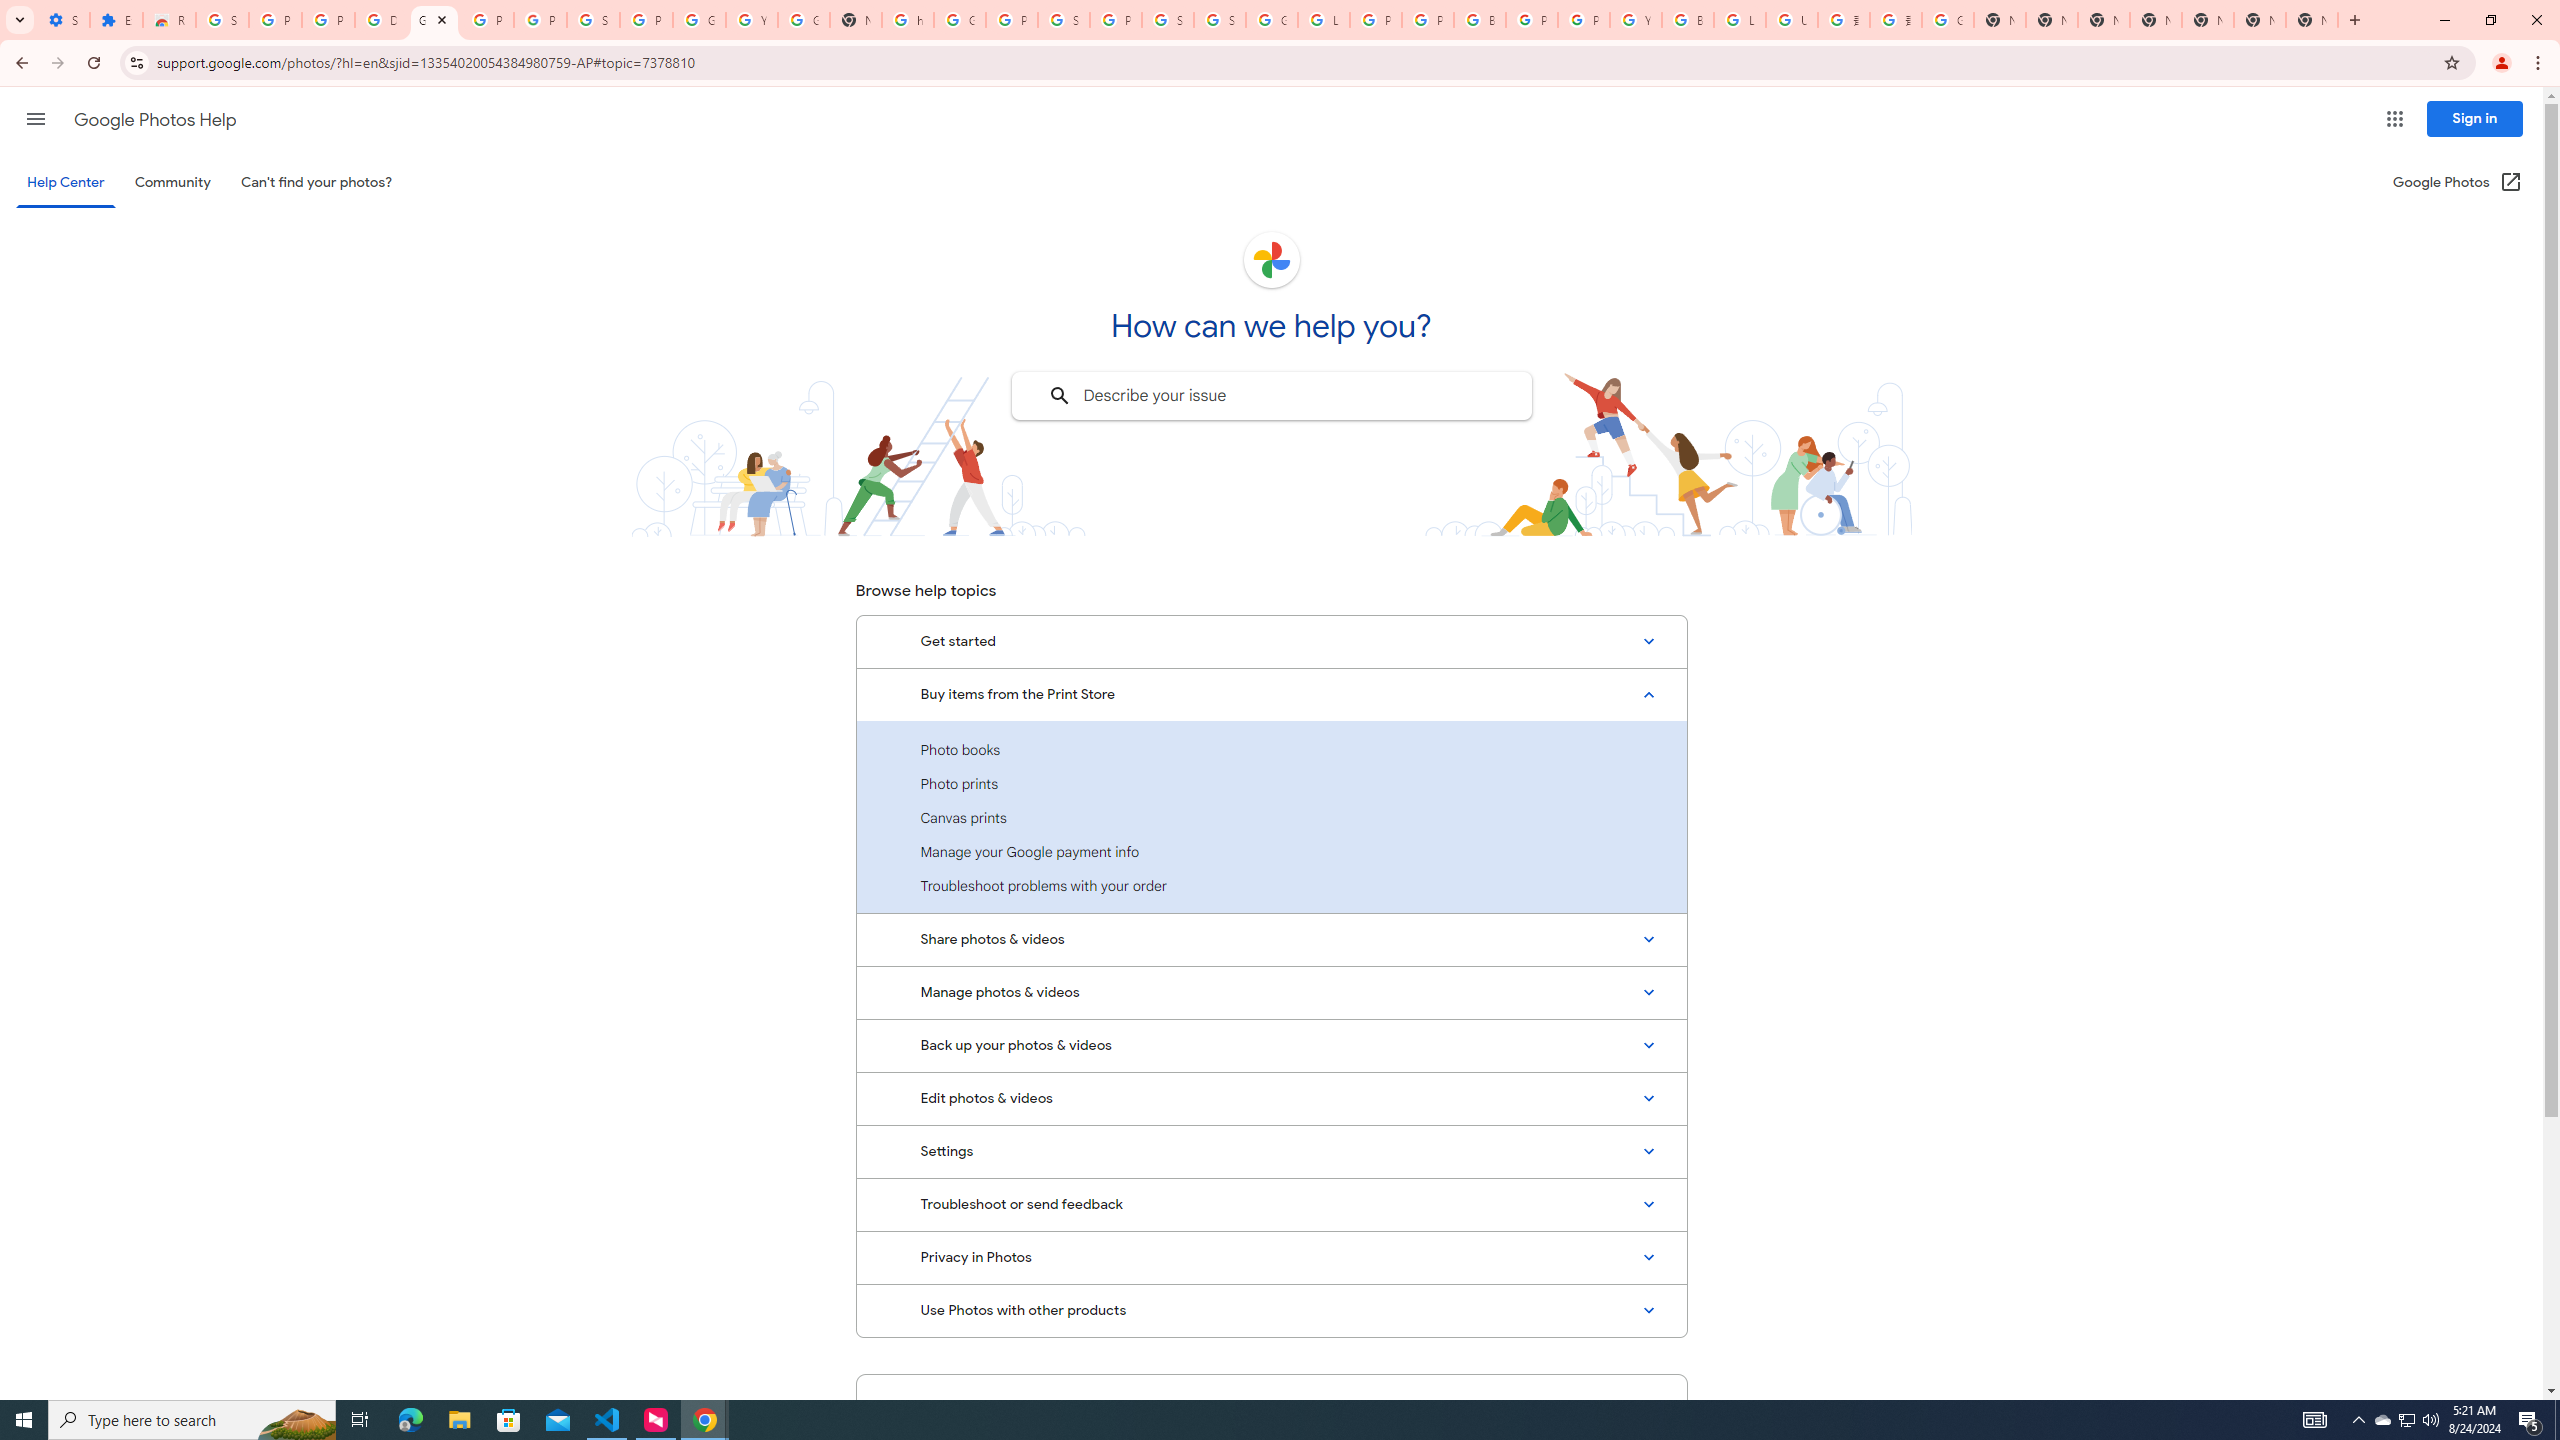 The image size is (2560, 1440). What do you see at coordinates (34, 118) in the screenshot?
I see `'Main menu'` at bounding box center [34, 118].